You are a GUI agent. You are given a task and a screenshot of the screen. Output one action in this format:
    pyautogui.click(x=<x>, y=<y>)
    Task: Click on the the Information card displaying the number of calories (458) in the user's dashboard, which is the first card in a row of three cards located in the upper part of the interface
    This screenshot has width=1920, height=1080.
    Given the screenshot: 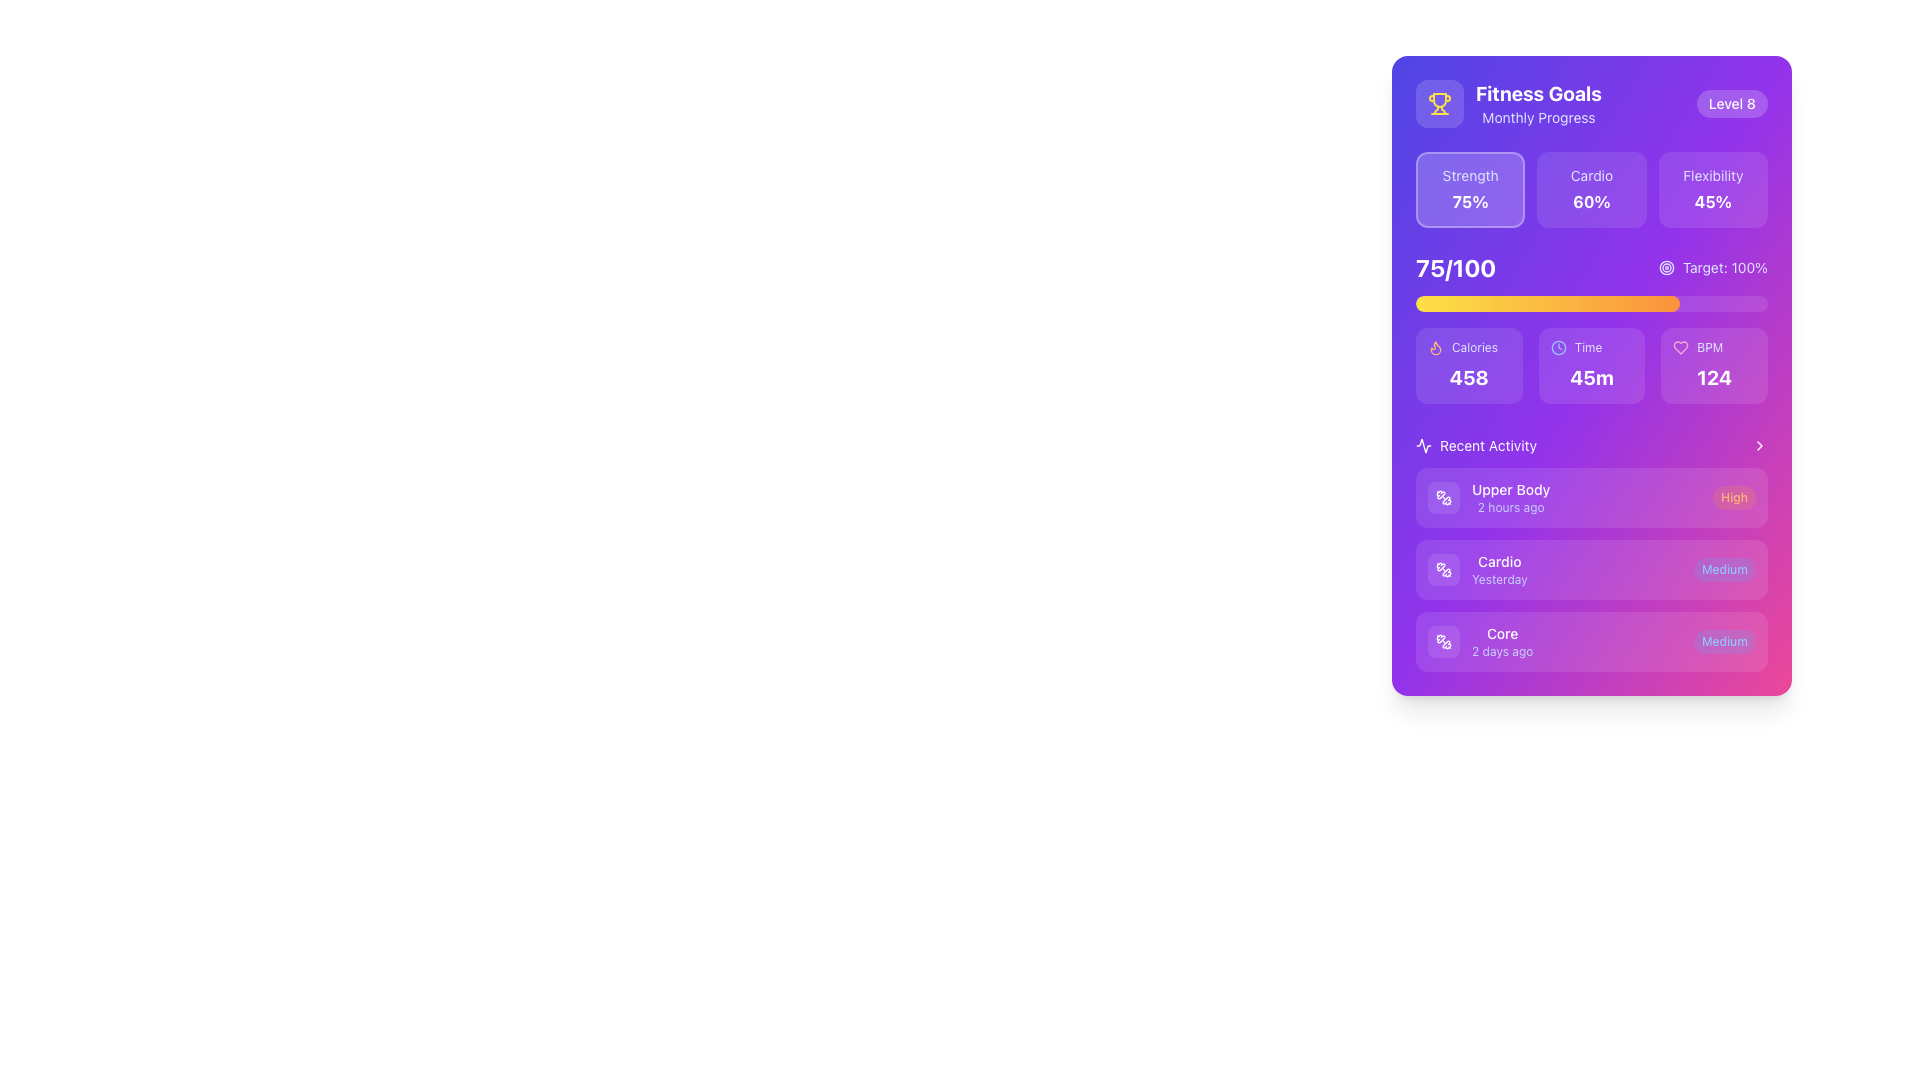 What is the action you would take?
    pyautogui.click(x=1469, y=366)
    